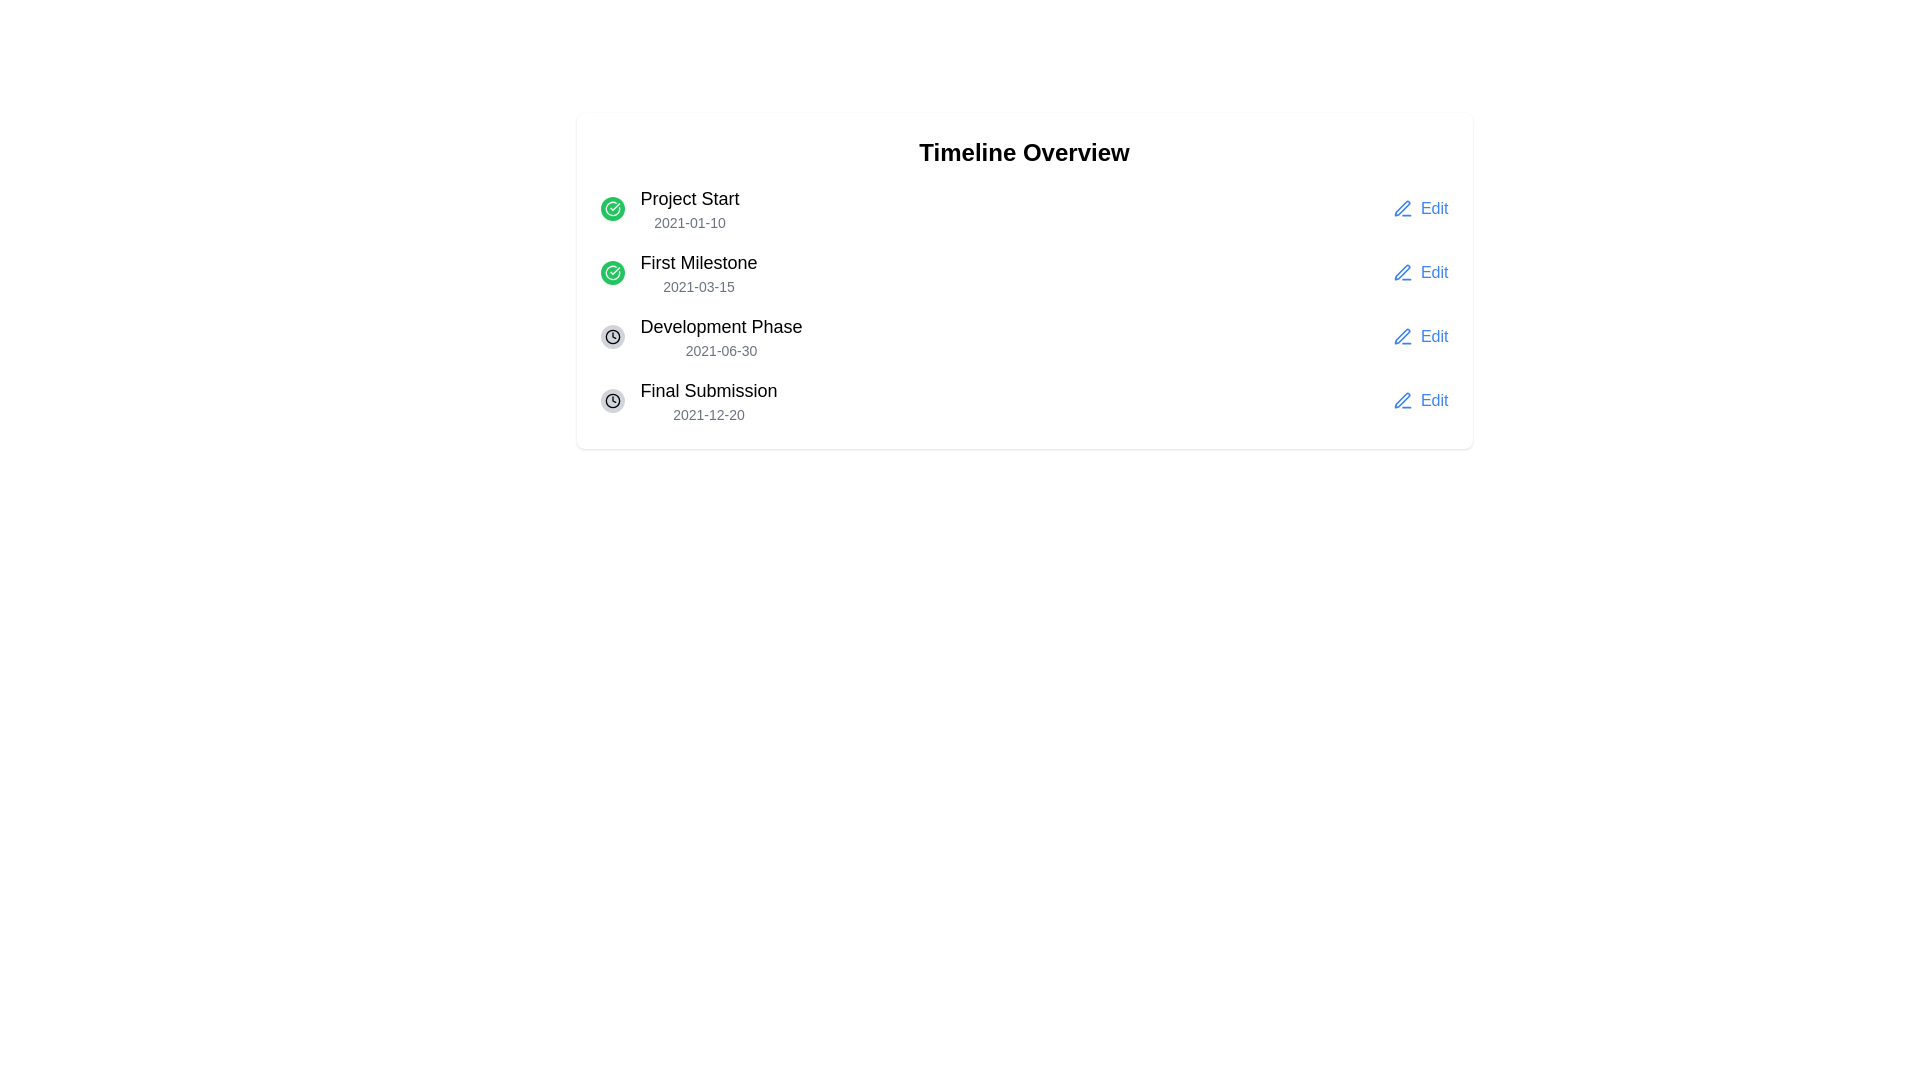 The height and width of the screenshot is (1080, 1920). What do you see at coordinates (1401, 273) in the screenshot?
I see `the edit icon located to the right of the 'Development Phase' timeline event, specifically beside the text 'Edit', which is the third Edit button of the timeline events` at bounding box center [1401, 273].